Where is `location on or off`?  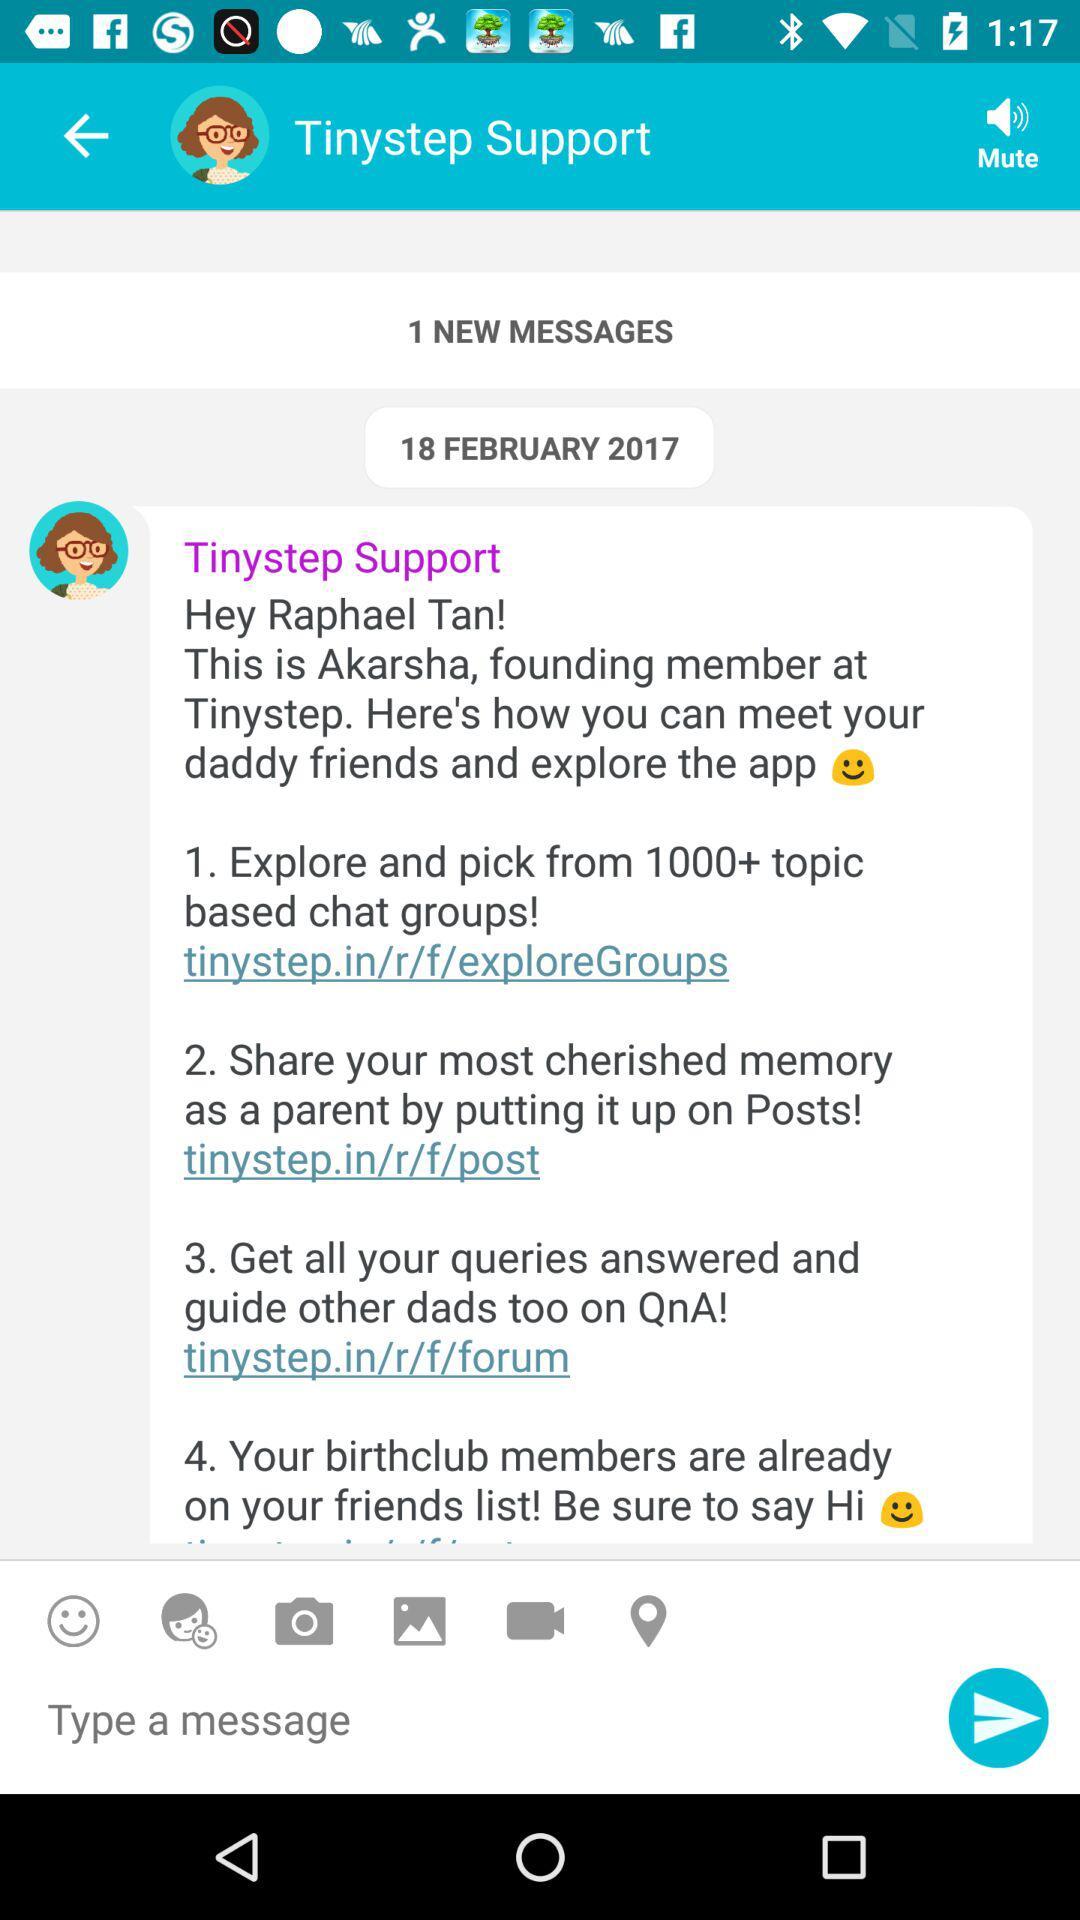 location on or off is located at coordinates (651, 1621).